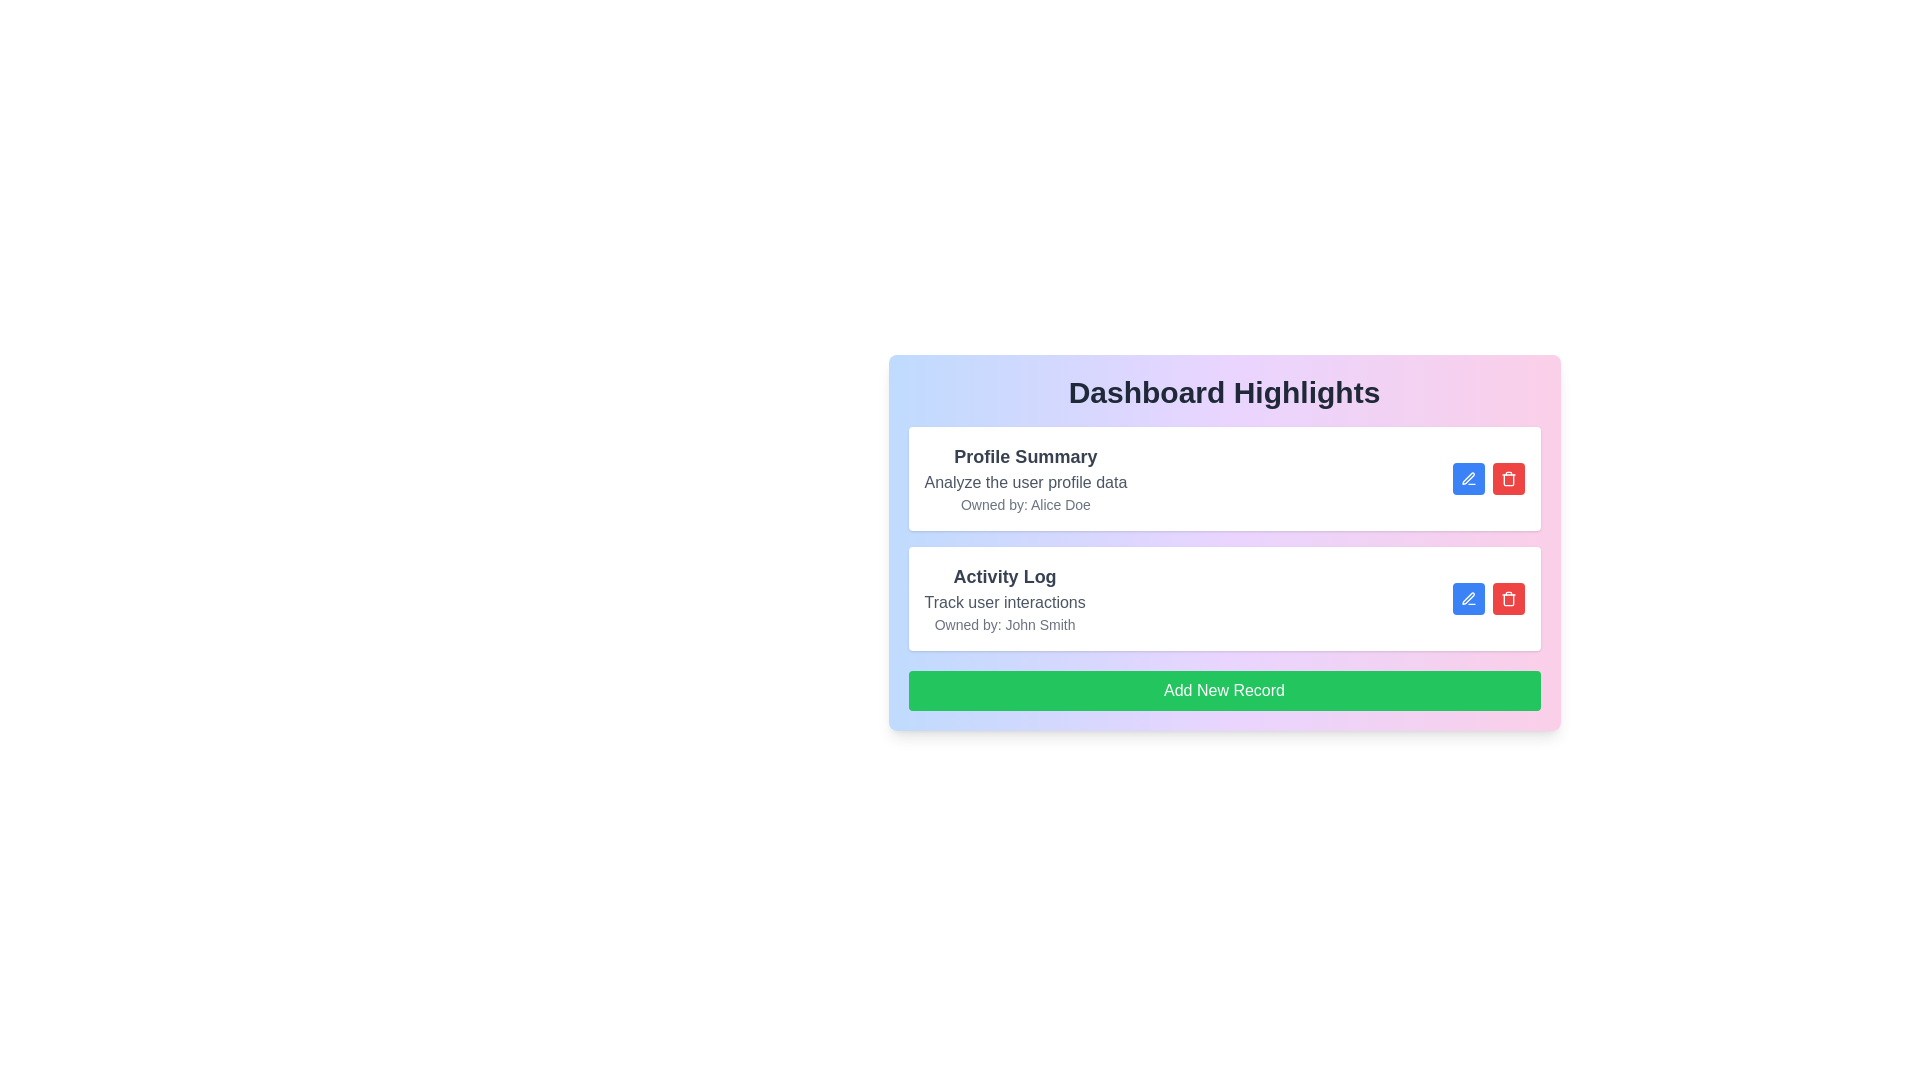 This screenshot has width=1920, height=1080. I want to click on the blue pen icon button located in the top right region of the 'Profile Summary' list item card to initiate the edit action, so click(1468, 478).